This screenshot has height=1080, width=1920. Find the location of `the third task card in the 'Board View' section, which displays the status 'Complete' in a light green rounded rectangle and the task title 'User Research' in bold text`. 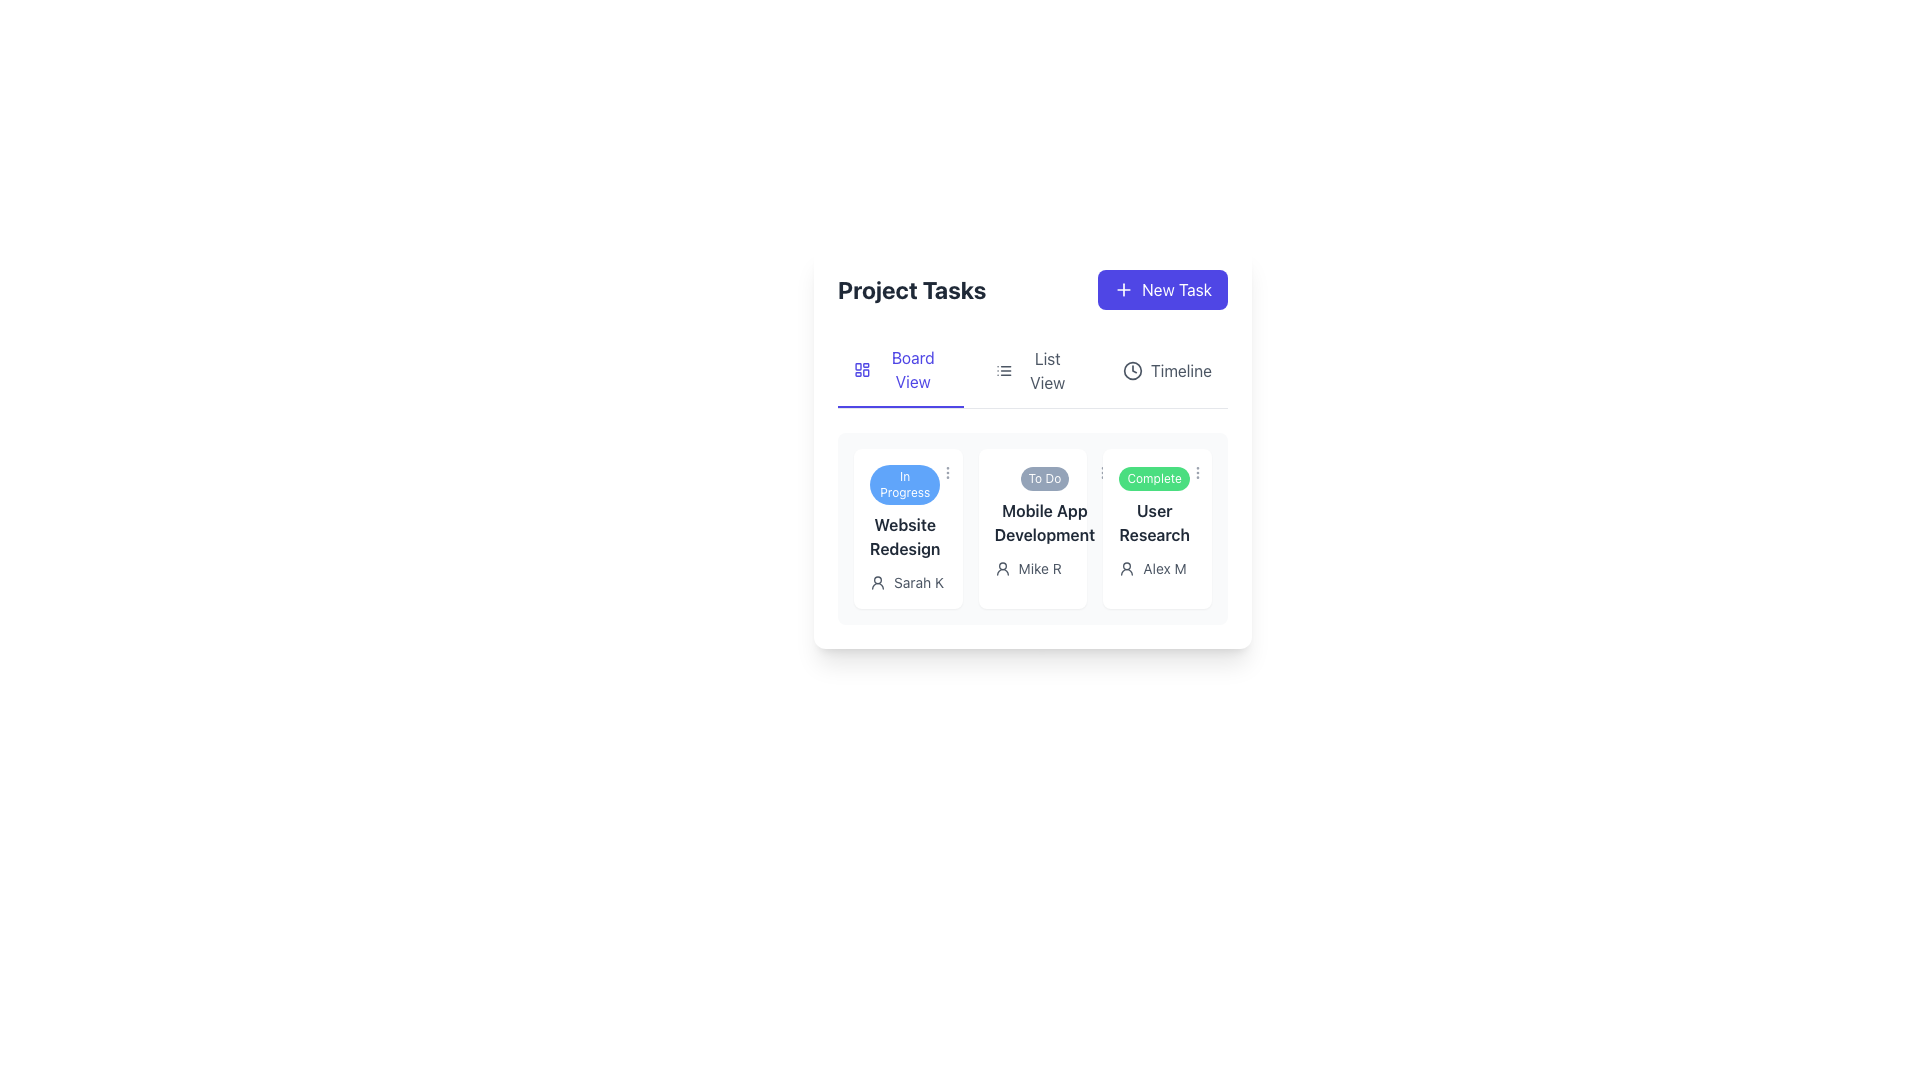

the third task card in the 'Board View' section, which displays the status 'Complete' in a light green rounded rectangle and the task title 'User Research' in bold text is located at coordinates (1157, 504).